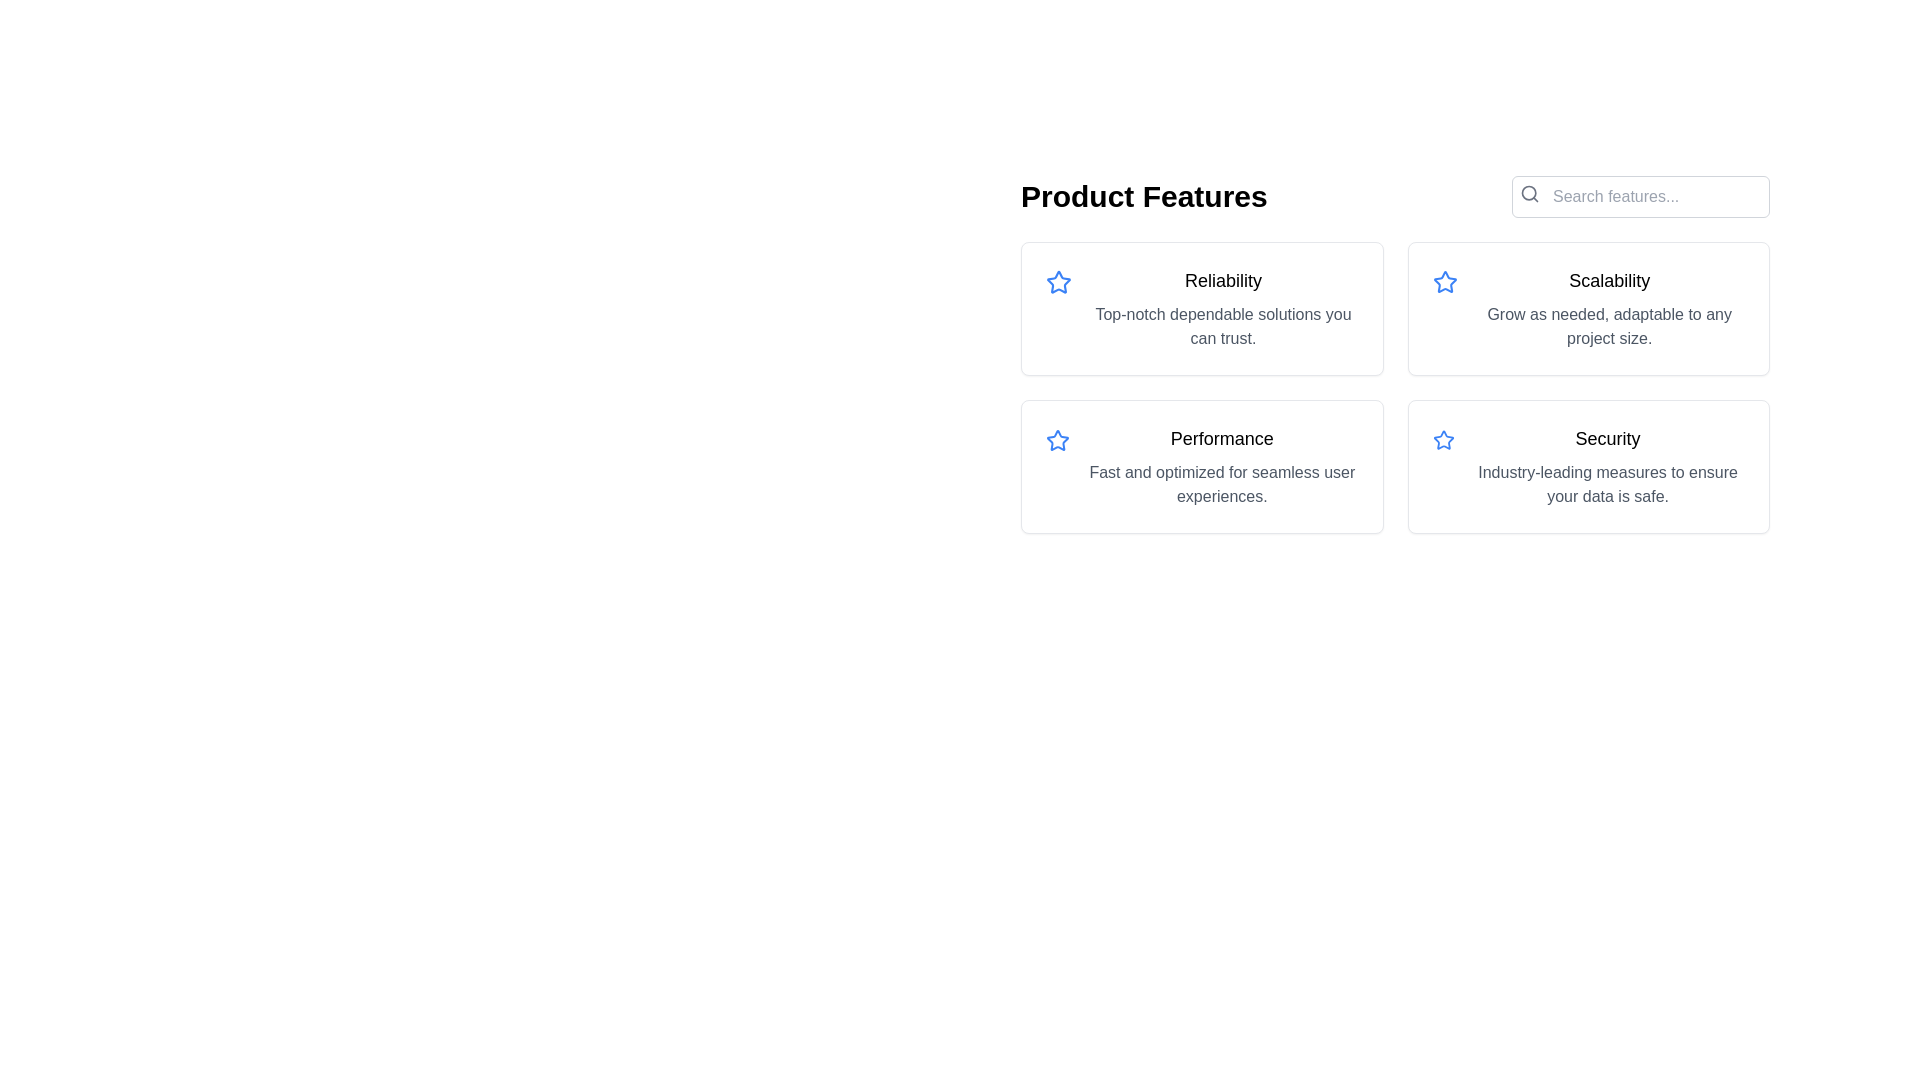 The width and height of the screenshot is (1920, 1080). What do you see at coordinates (1222, 281) in the screenshot?
I see `the 'Reliability' heading text, which is a prominent label in bold font located at the top of the first rectangular card in the 'Product Features' grid` at bounding box center [1222, 281].